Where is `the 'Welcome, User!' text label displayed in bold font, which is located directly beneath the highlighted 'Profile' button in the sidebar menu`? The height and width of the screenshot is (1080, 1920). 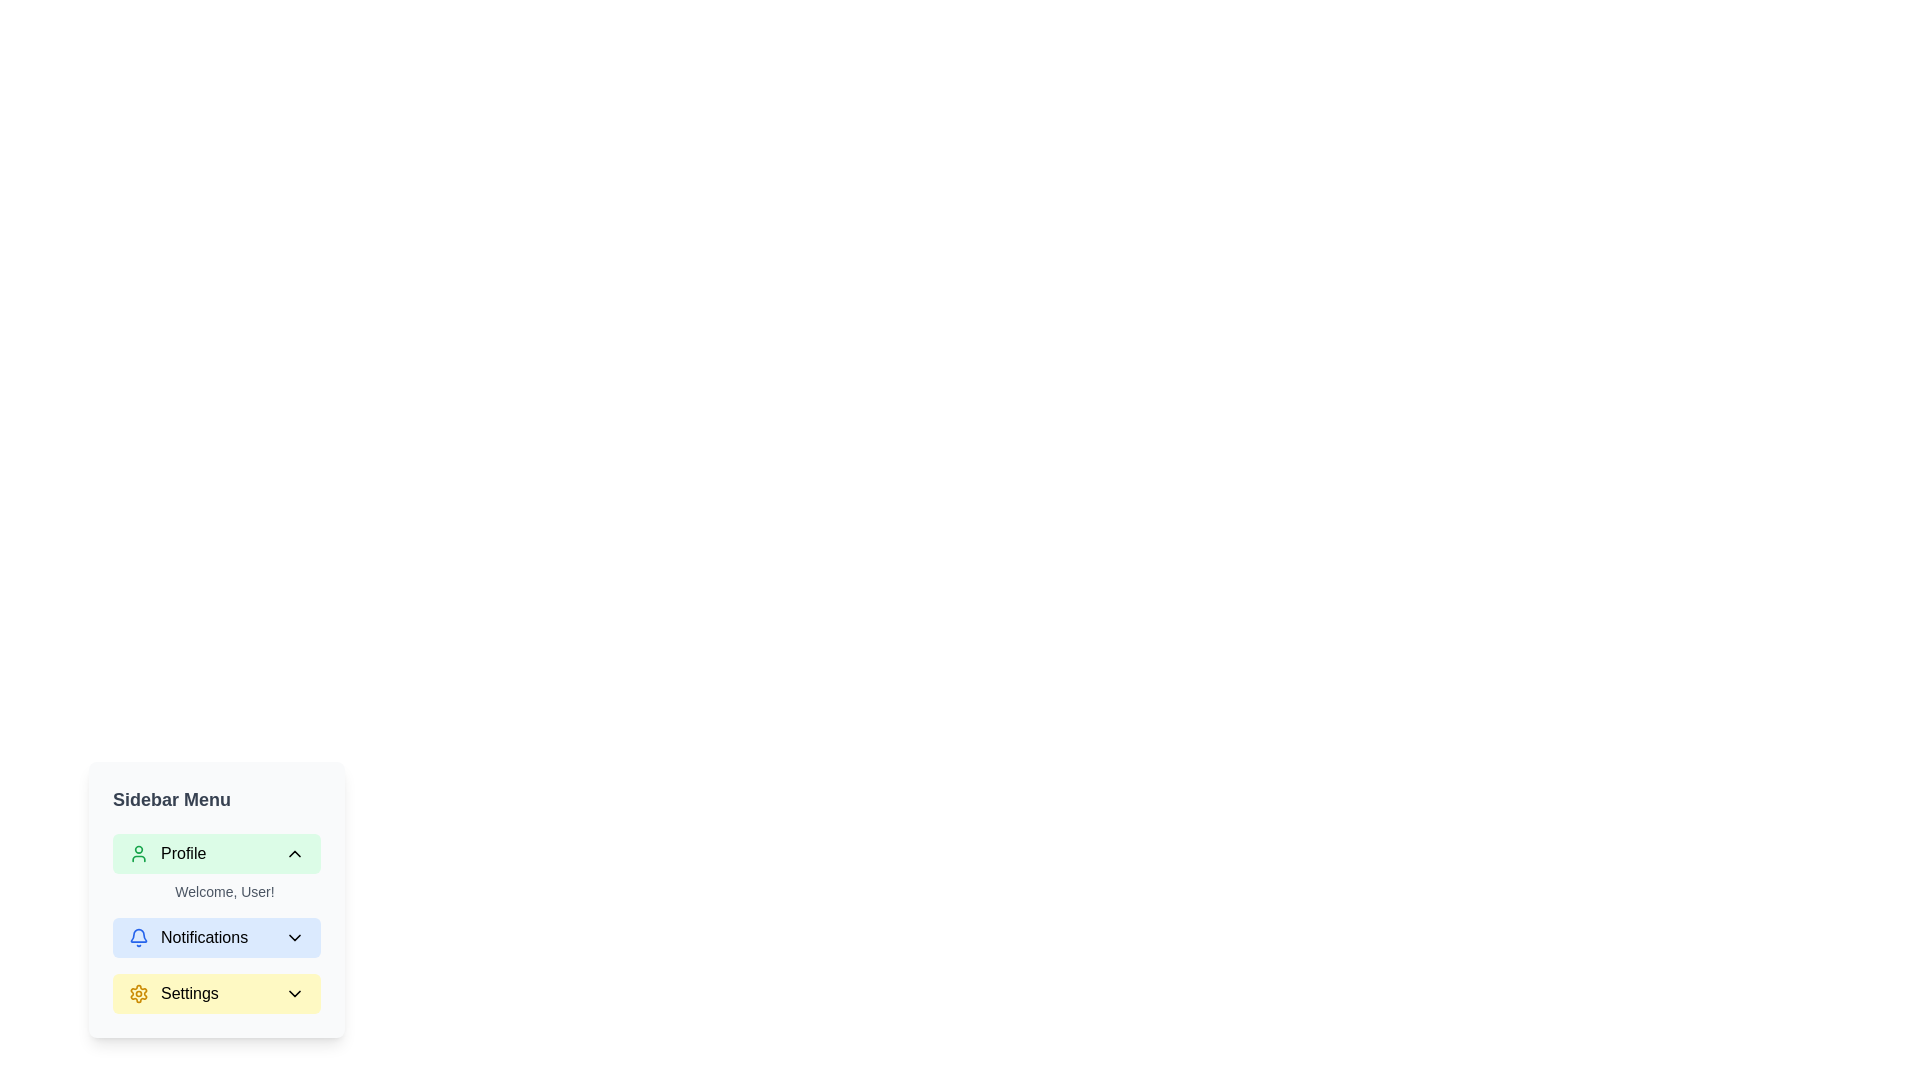
the 'Welcome, User!' text label displayed in bold font, which is located directly beneath the highlighted 'Profile' button in the sidebar menu is located at coordinates (225, 890).